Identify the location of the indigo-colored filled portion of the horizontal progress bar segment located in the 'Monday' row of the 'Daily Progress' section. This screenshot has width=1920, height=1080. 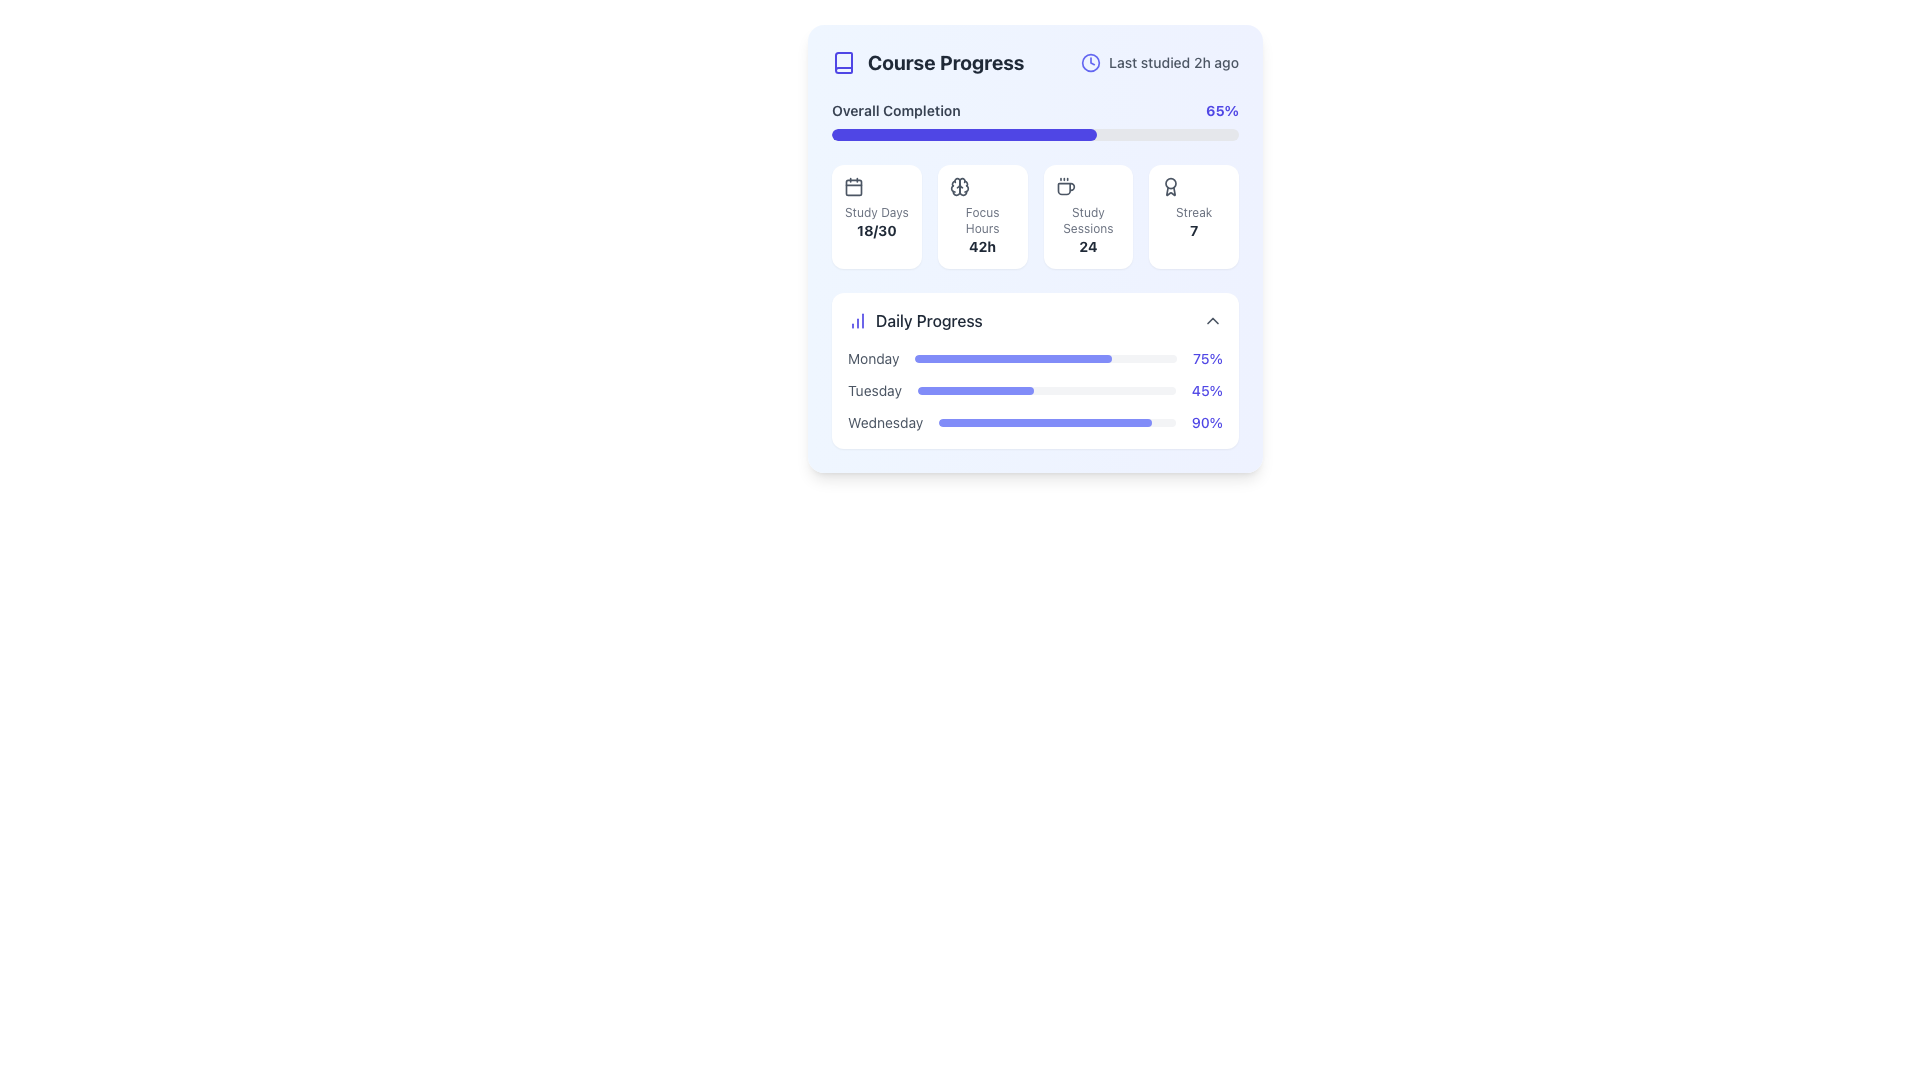
(1013, 357).